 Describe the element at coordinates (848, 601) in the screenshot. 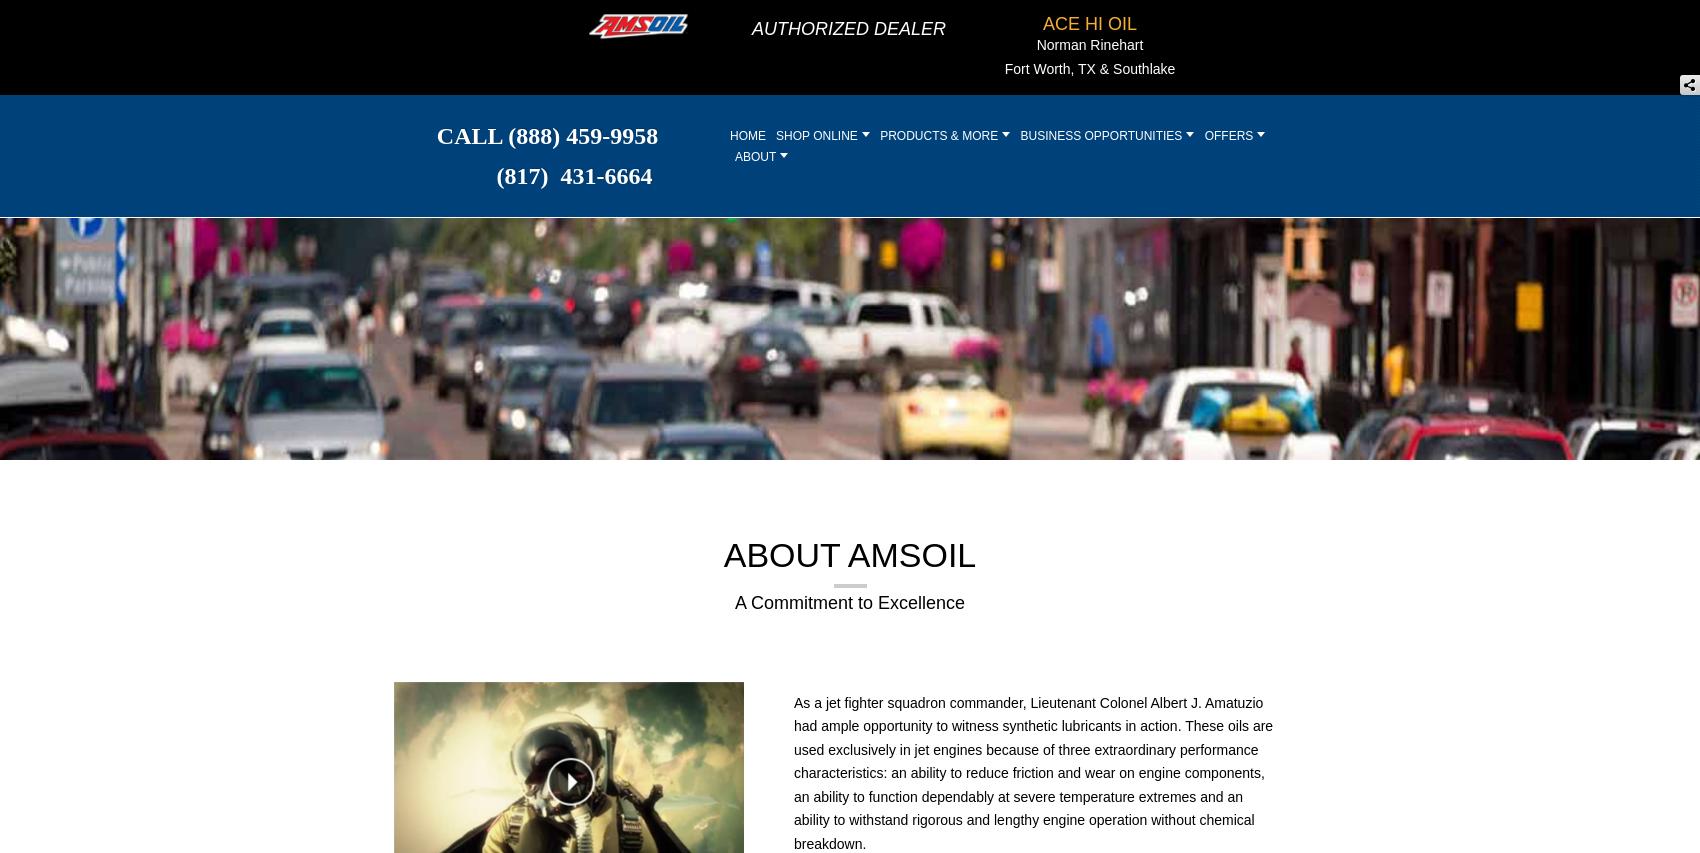

I see `'A Commitment to Excellence'` at that location.